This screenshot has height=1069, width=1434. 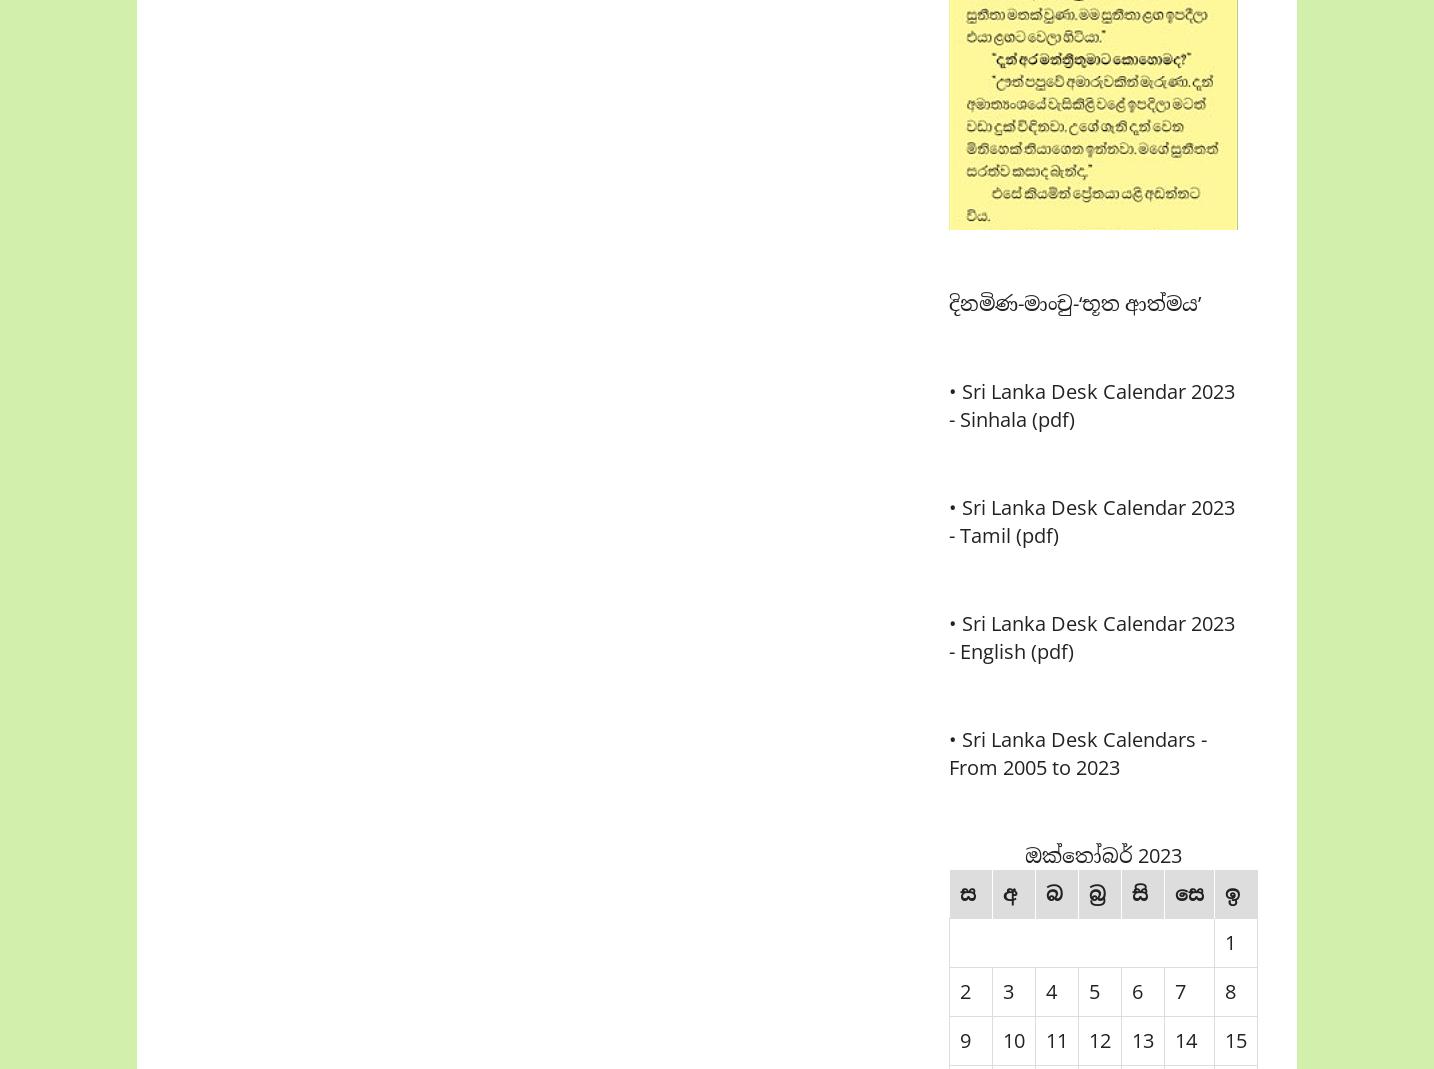 What do you see at coordinates (1094, 991) in the screenshot?
I see `'5'` at bounding box center [1094, 991].